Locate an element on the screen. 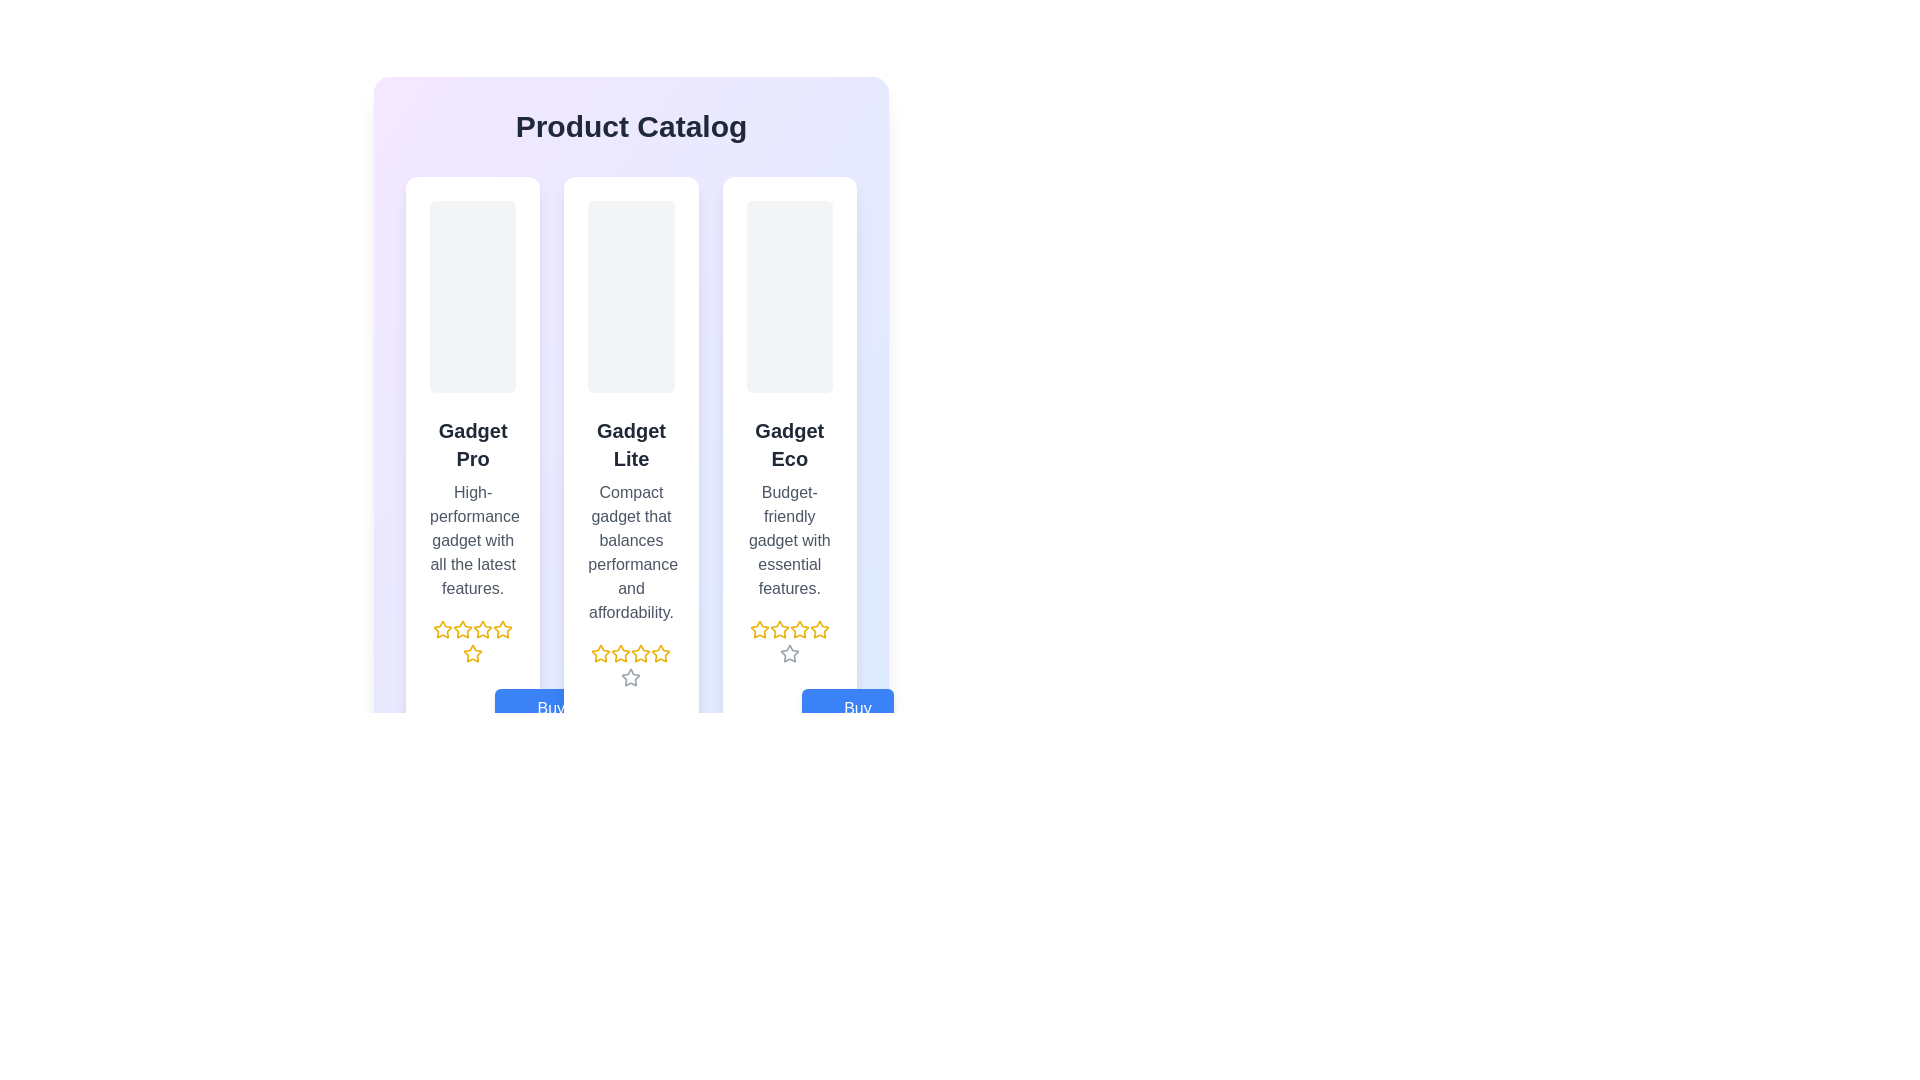  the third star icon in the rating section of the 'Gadget Lite' product is located at coordinates (620, 653).